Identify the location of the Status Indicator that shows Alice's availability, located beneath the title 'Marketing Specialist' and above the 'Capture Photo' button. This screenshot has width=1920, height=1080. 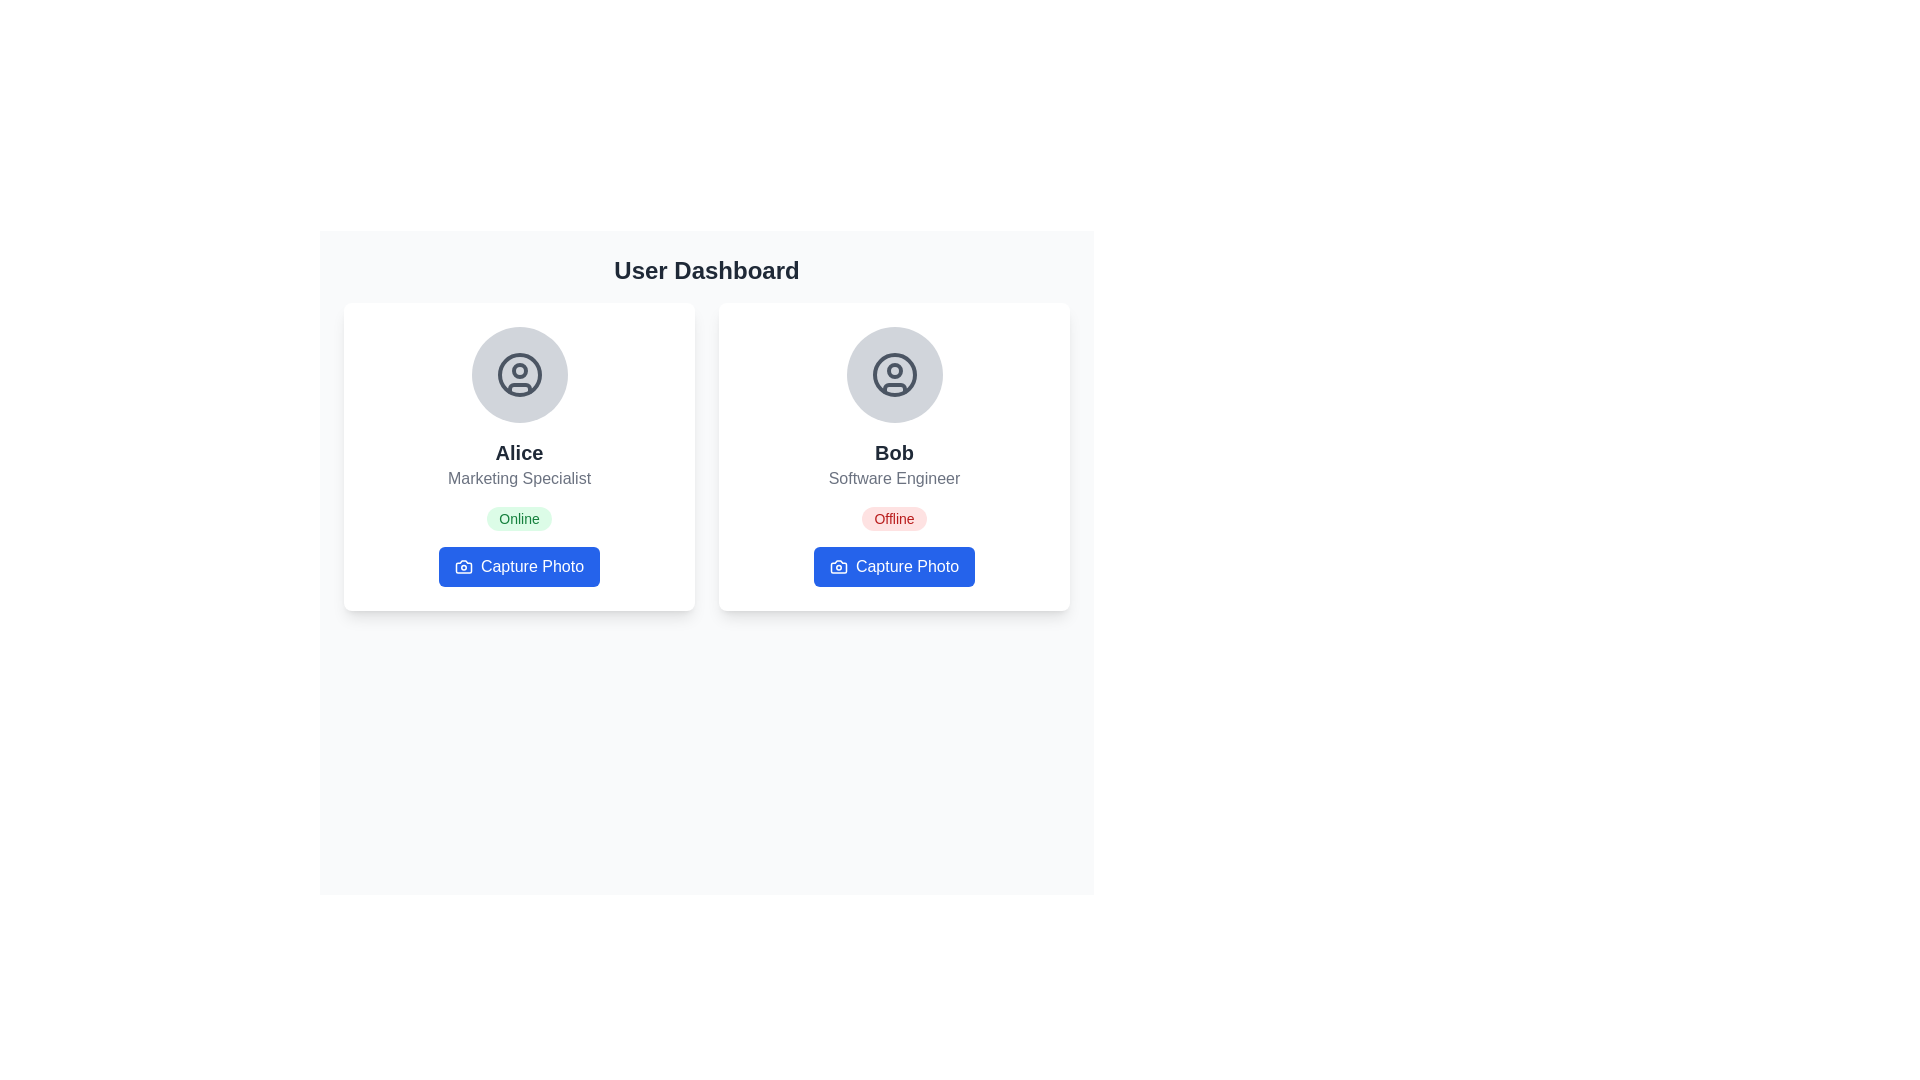
(519, 518).